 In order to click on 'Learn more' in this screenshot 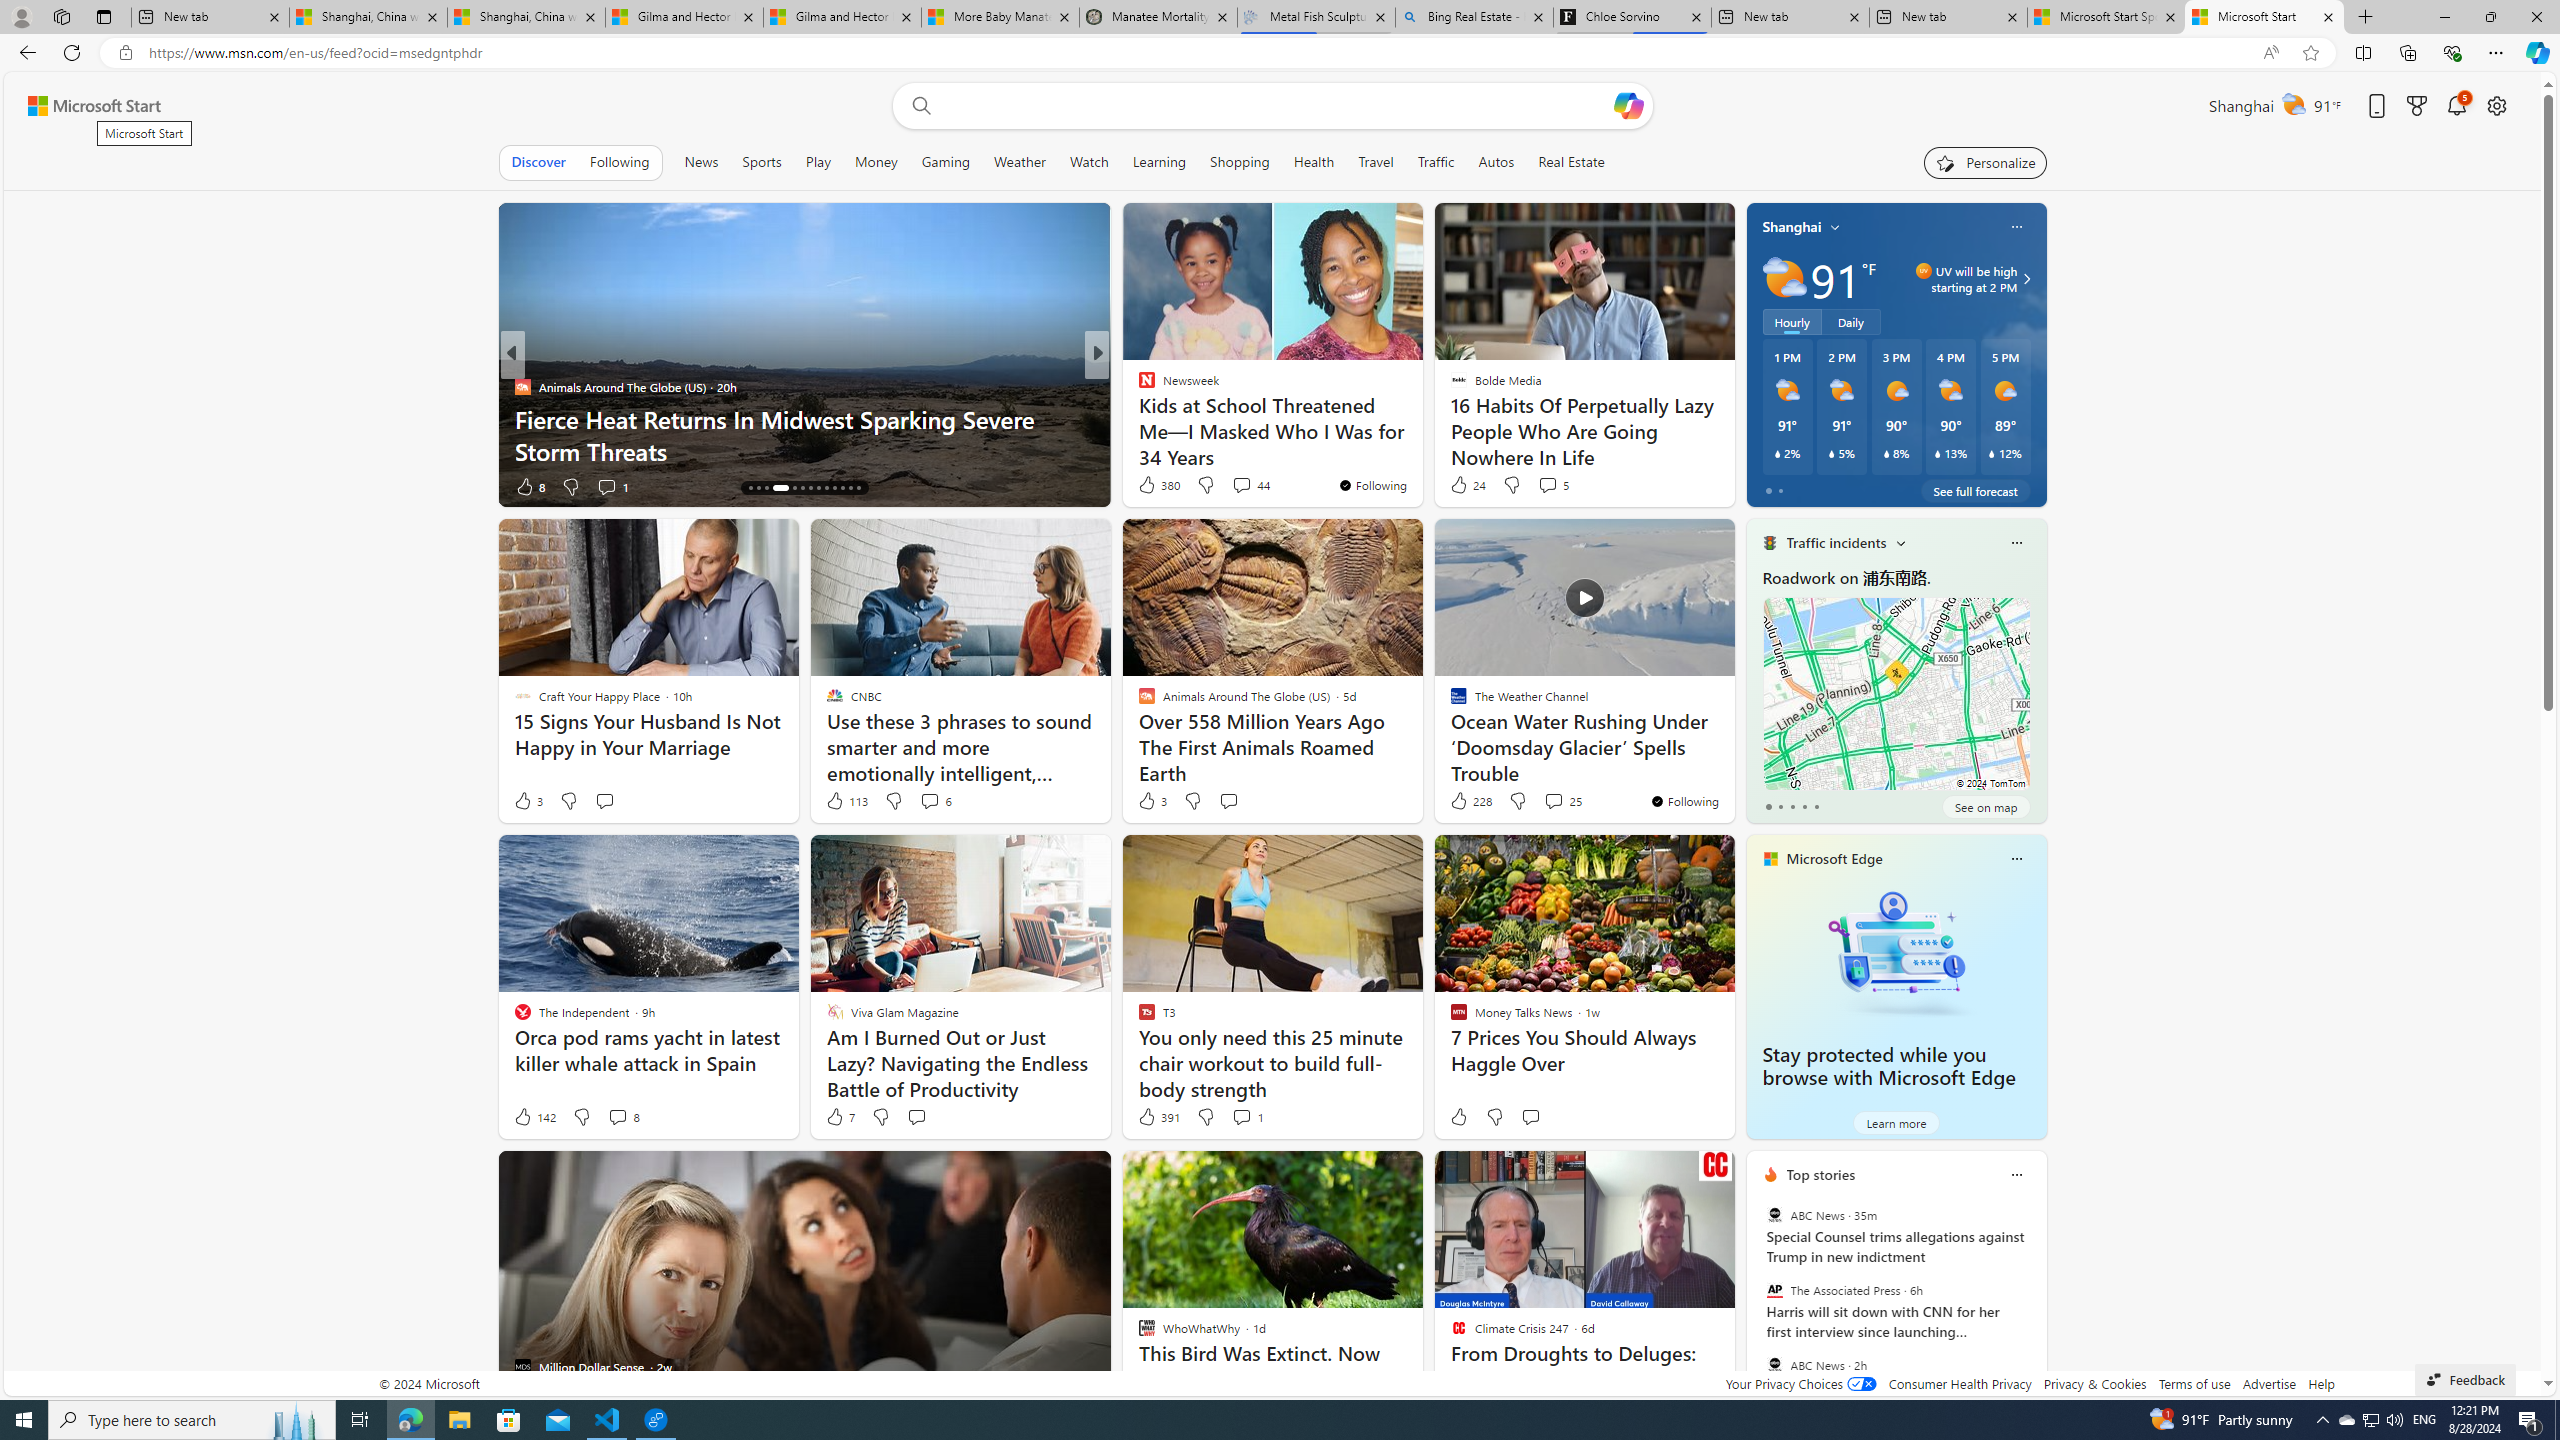, I will do `click(1895, 1122)`.